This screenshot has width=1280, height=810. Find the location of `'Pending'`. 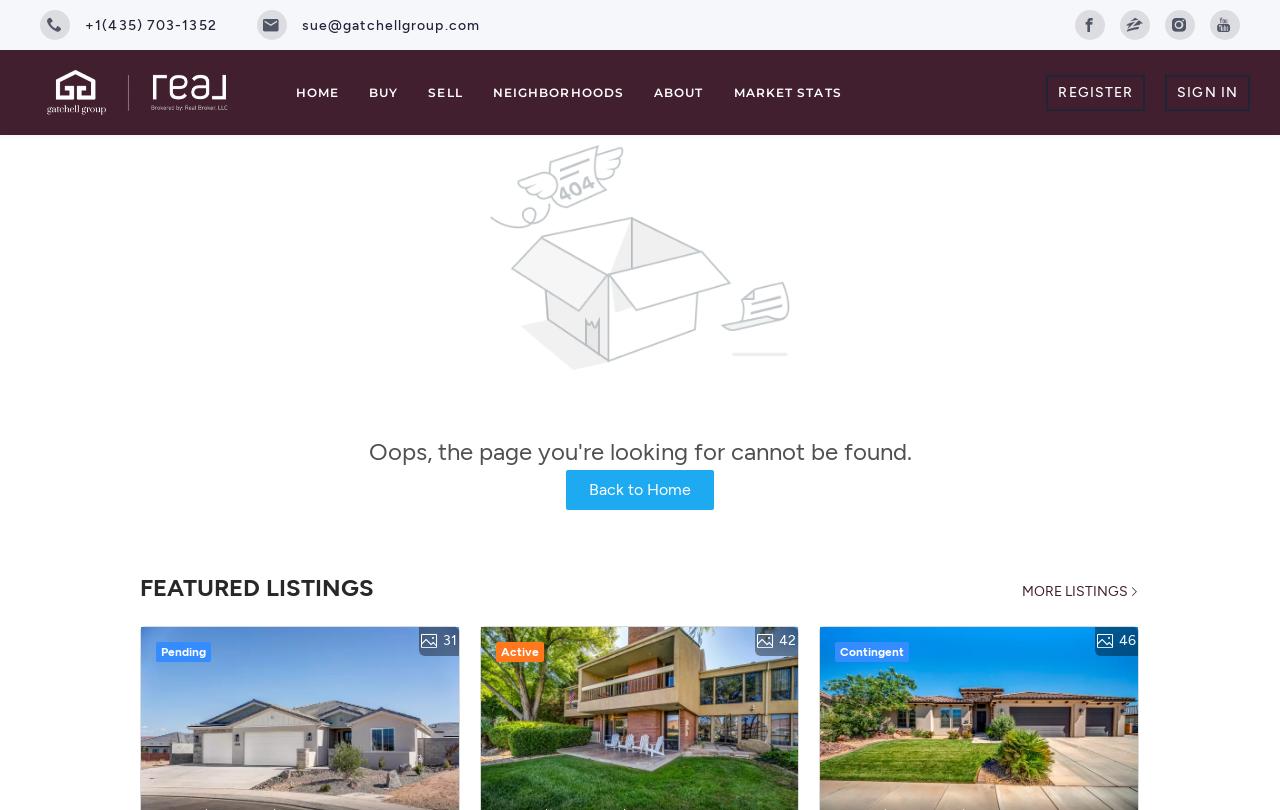

'Pending' is located at coordinates (183, 649).